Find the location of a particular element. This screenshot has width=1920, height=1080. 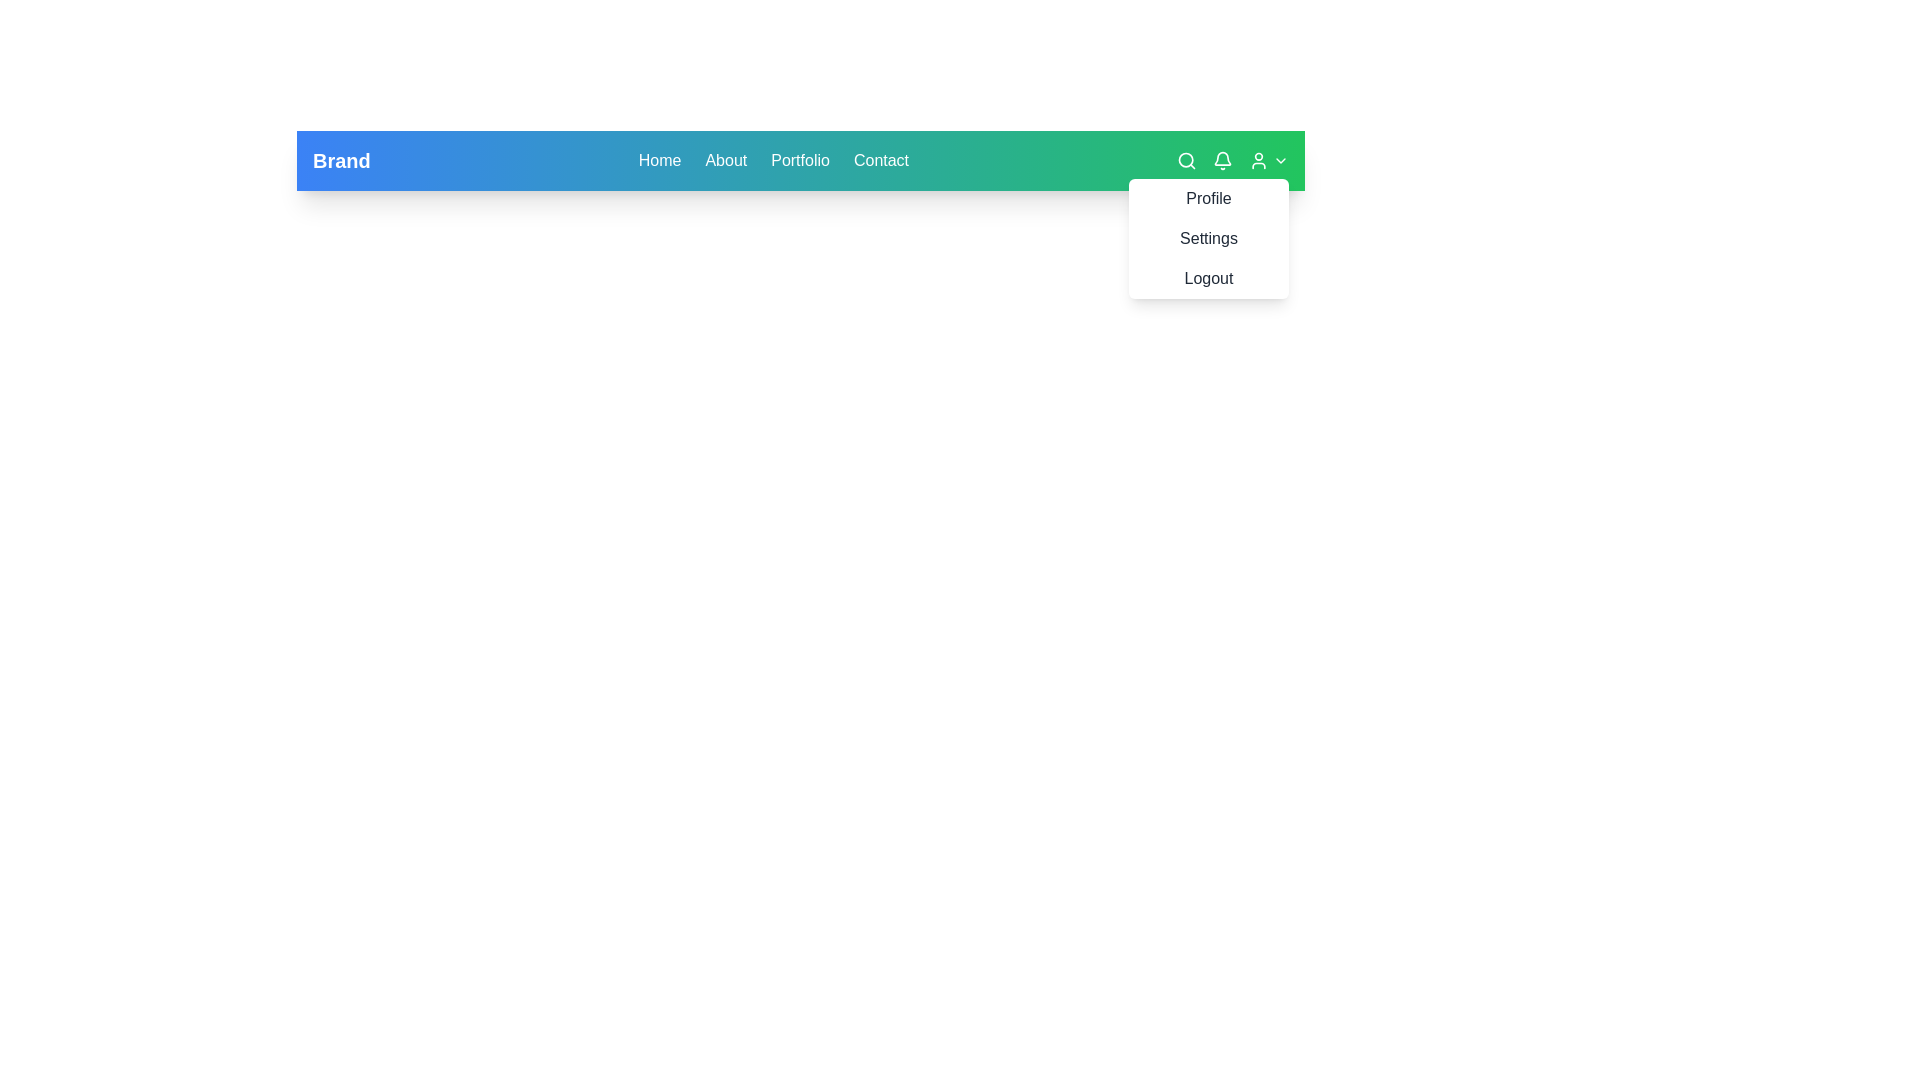

the static text or label, which serves as a brand identifier or logo located in the horizontal navigation bar at the top of the interface is located at coordinates (341, 160).